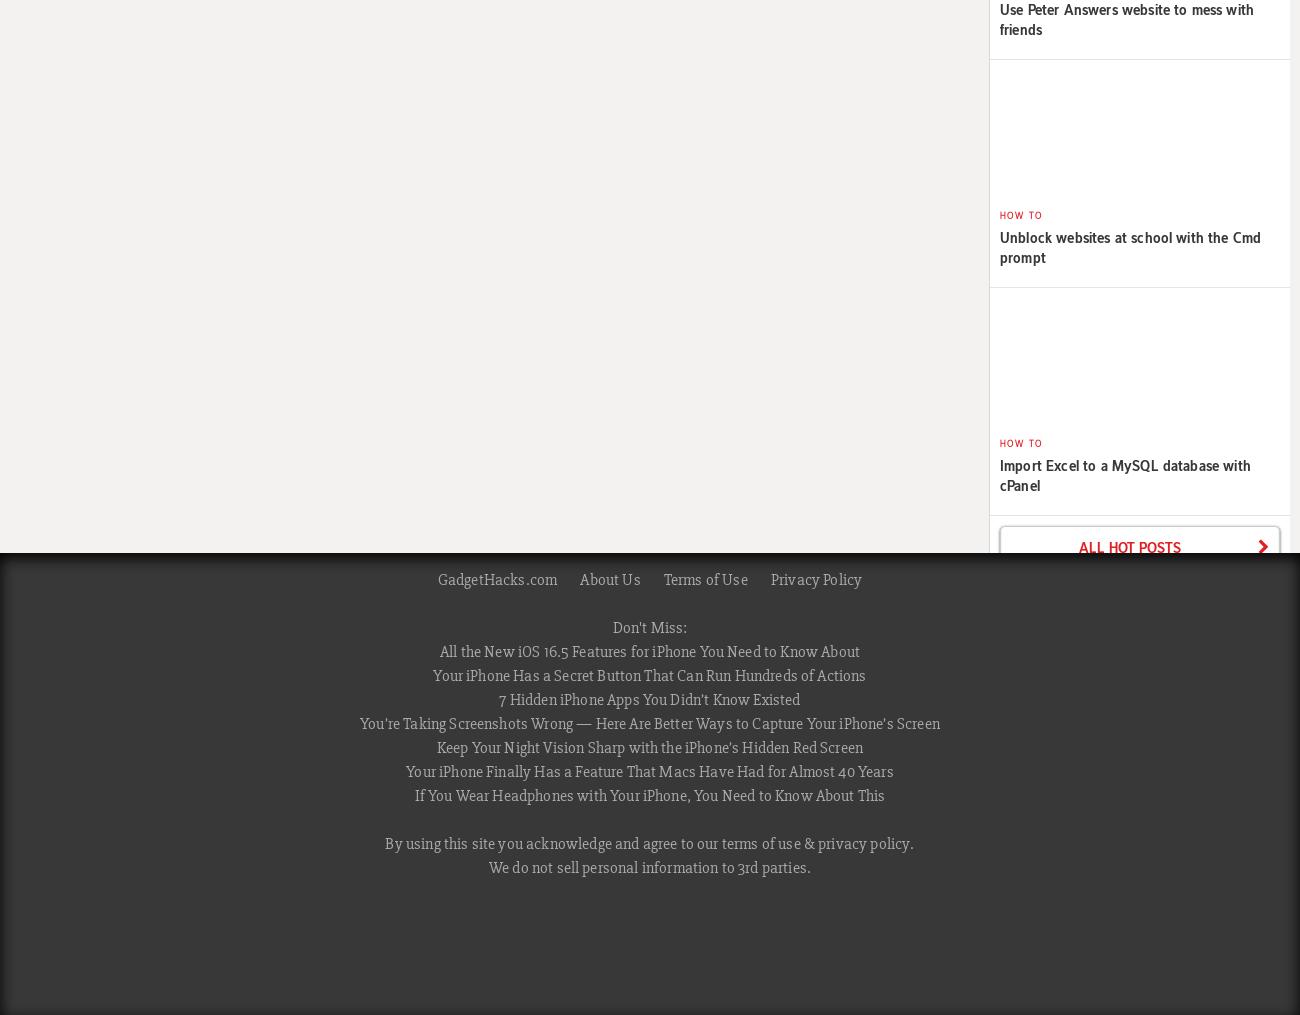 This screenshot has width=1300, height=1015. What do you see at coordinates (496, 579) in the screenshot?
I see `'GadgetHacks.com'` at bounding box center [496, 579].